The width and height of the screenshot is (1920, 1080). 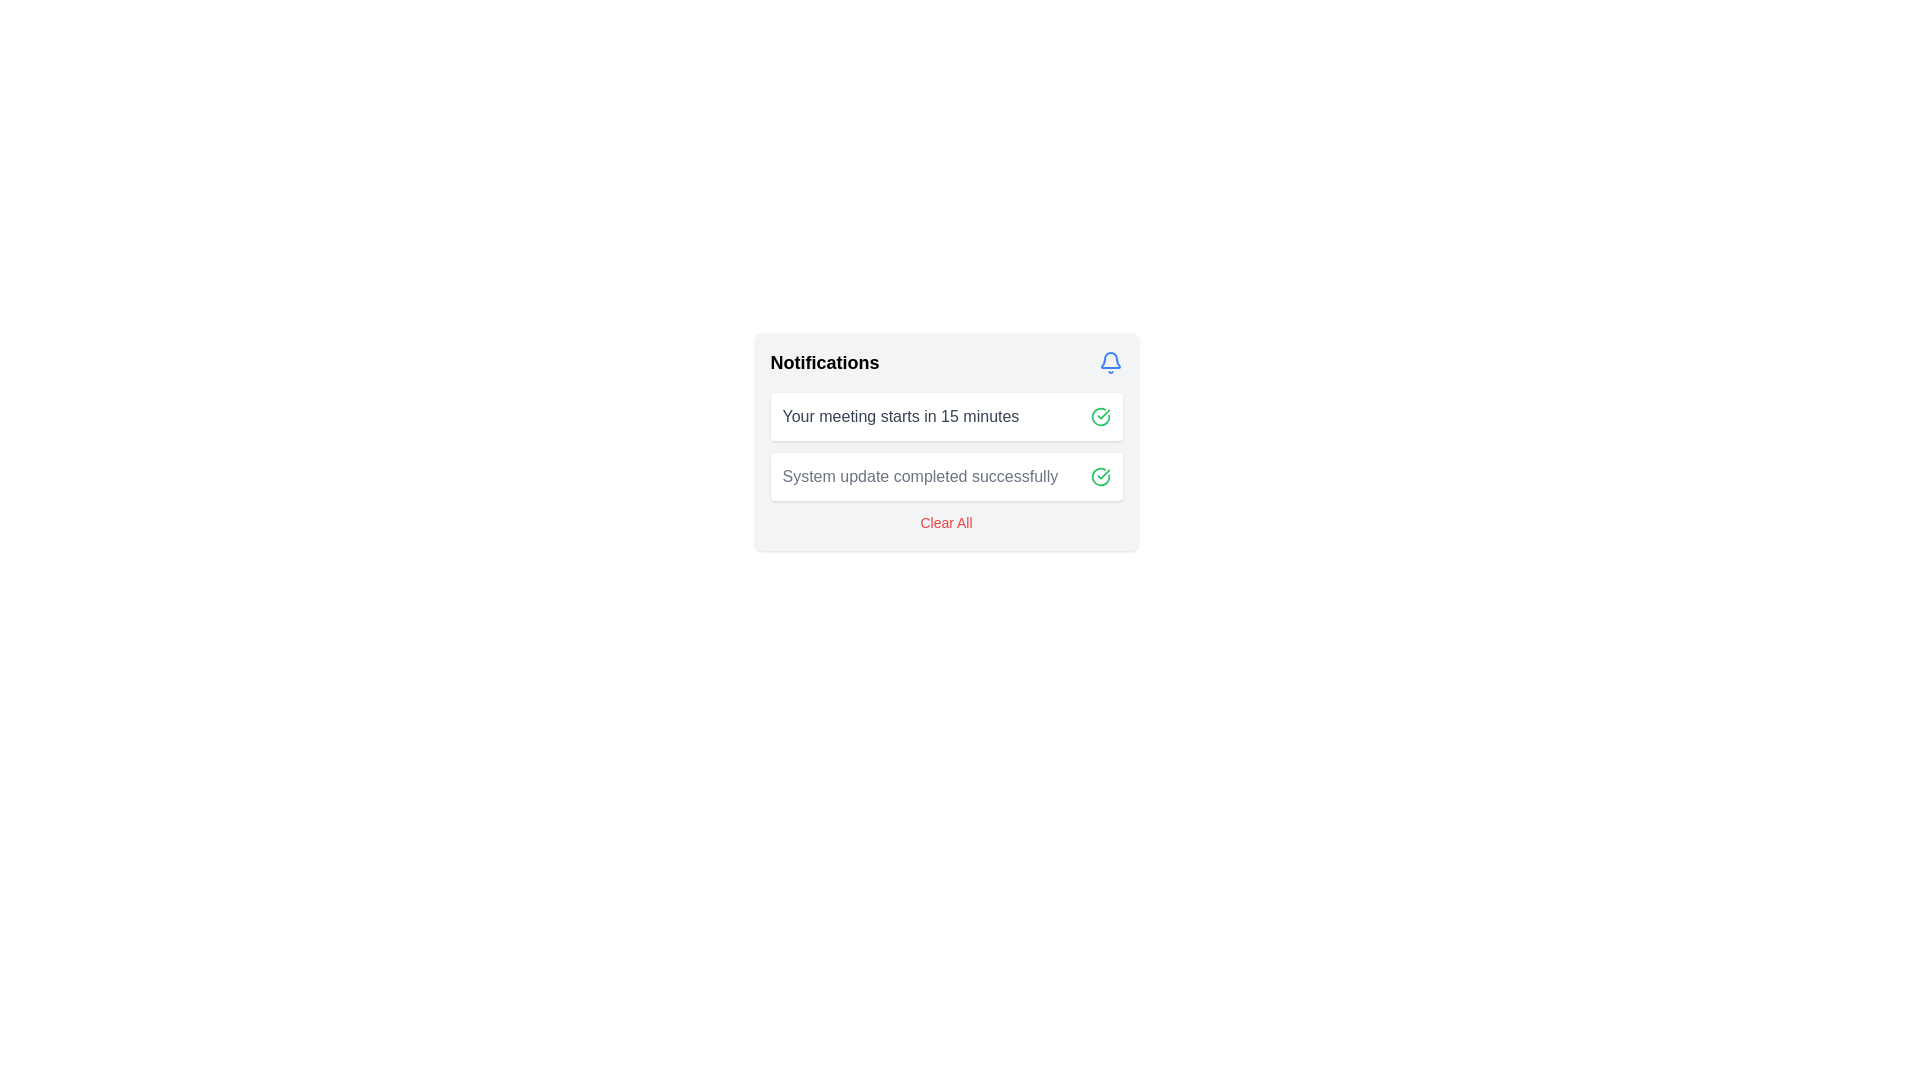 What do you see at coordinates (1099, 415) in the screenshot?
I see `the status icon that indicates a successful action completion, located to the right of the notification message 'Your meeting starts in 15 minutes' in the top-right corner of the notification panel` at bounding box center [1099, 415].